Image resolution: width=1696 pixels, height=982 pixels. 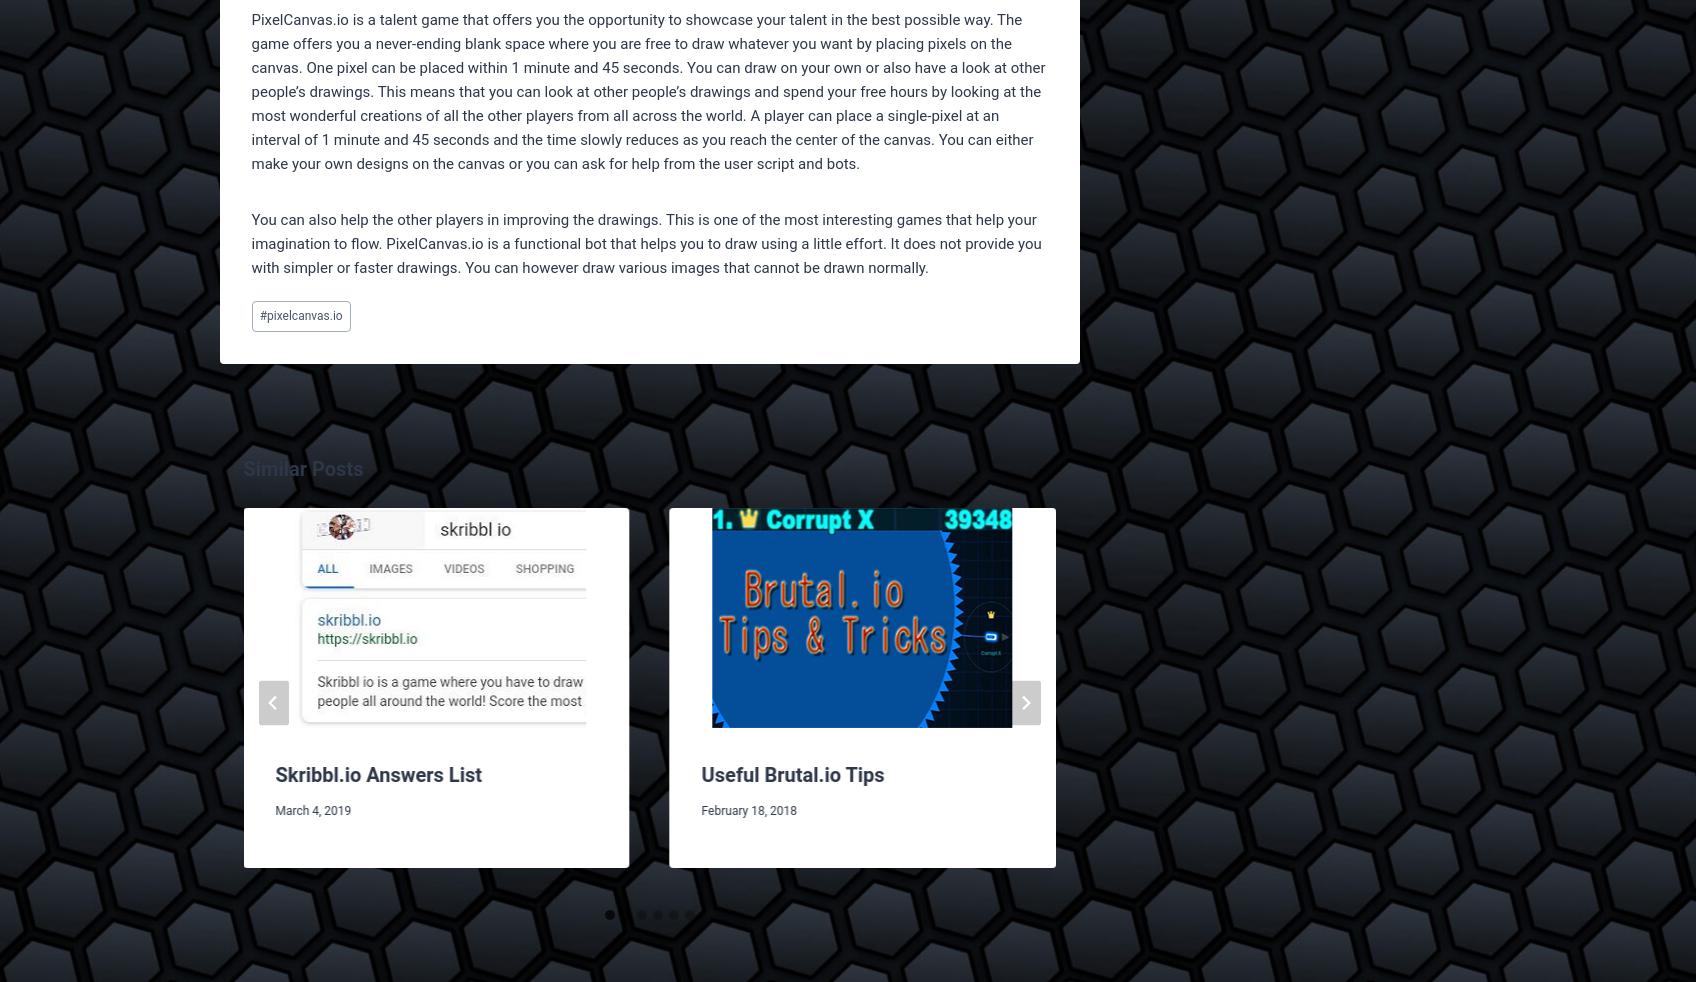 I want to click on 'November 5, 2018', so click(x=1602, y=840).